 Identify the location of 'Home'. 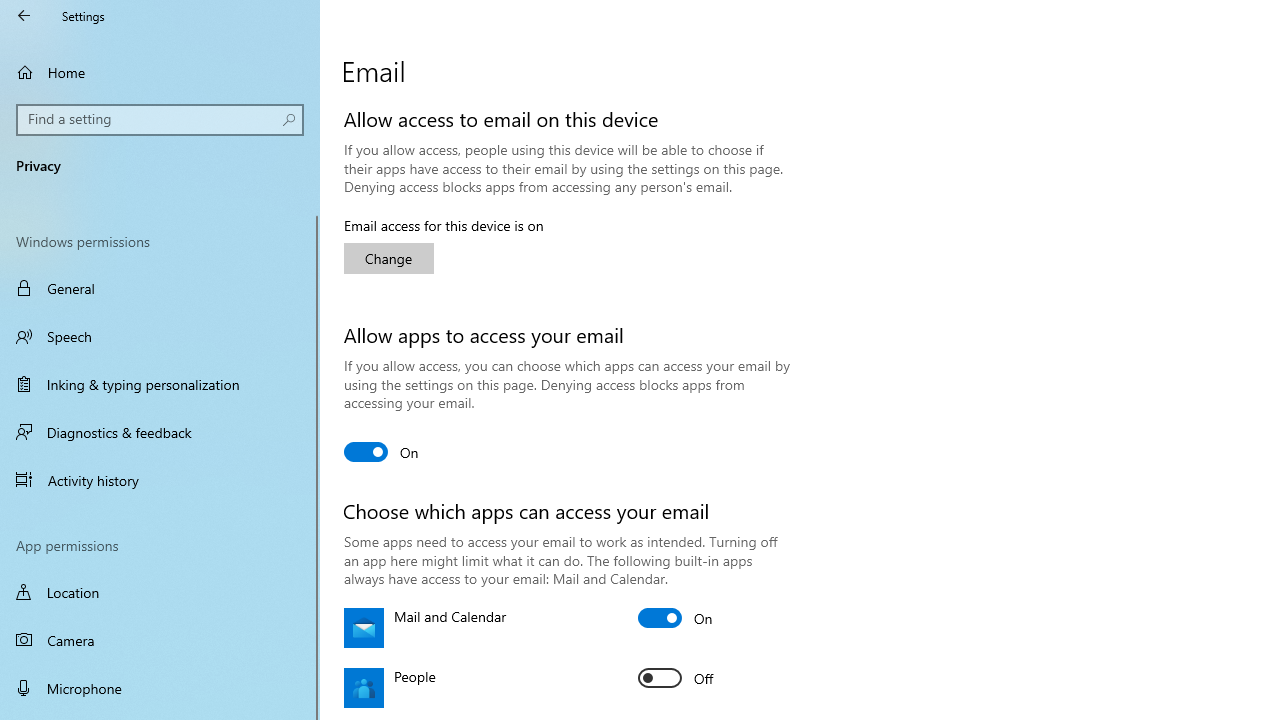
(160, 71).